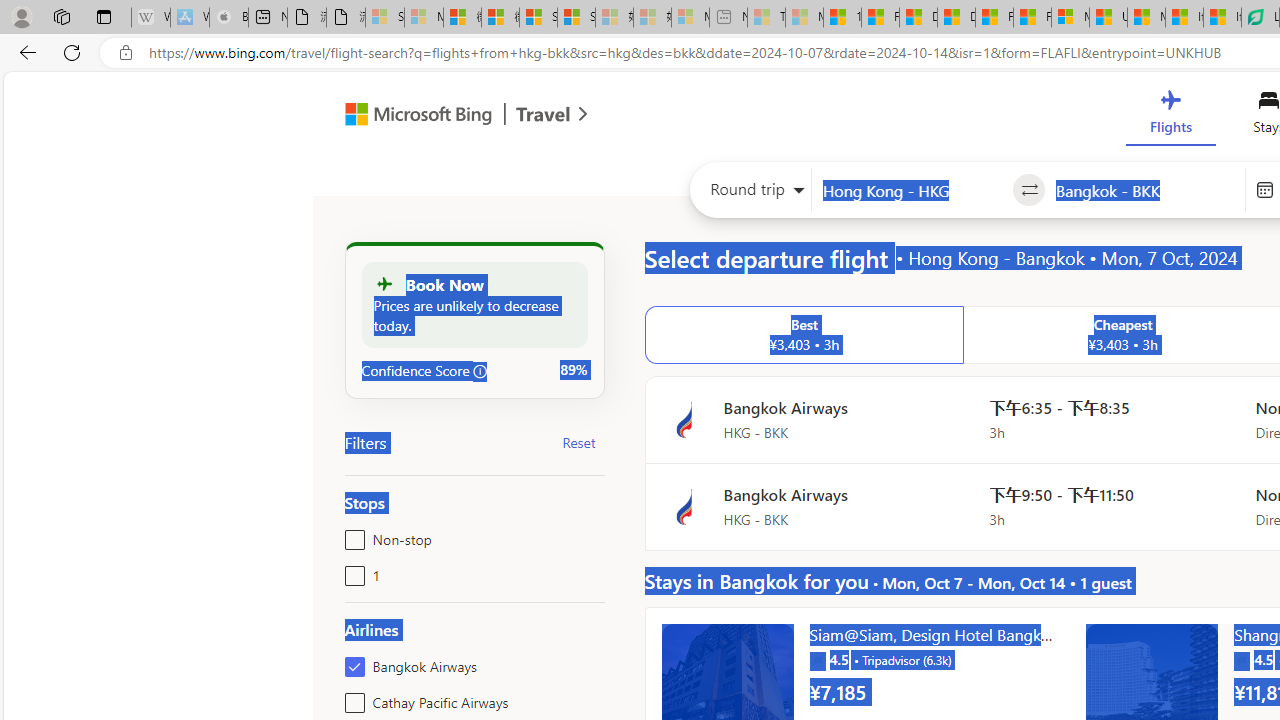 This screenshot has height=720, width=1280. Describe the element at coordinates (804, 17) in the screenshot. I see `'Marine life - MSN - Sleeping'` at that location.